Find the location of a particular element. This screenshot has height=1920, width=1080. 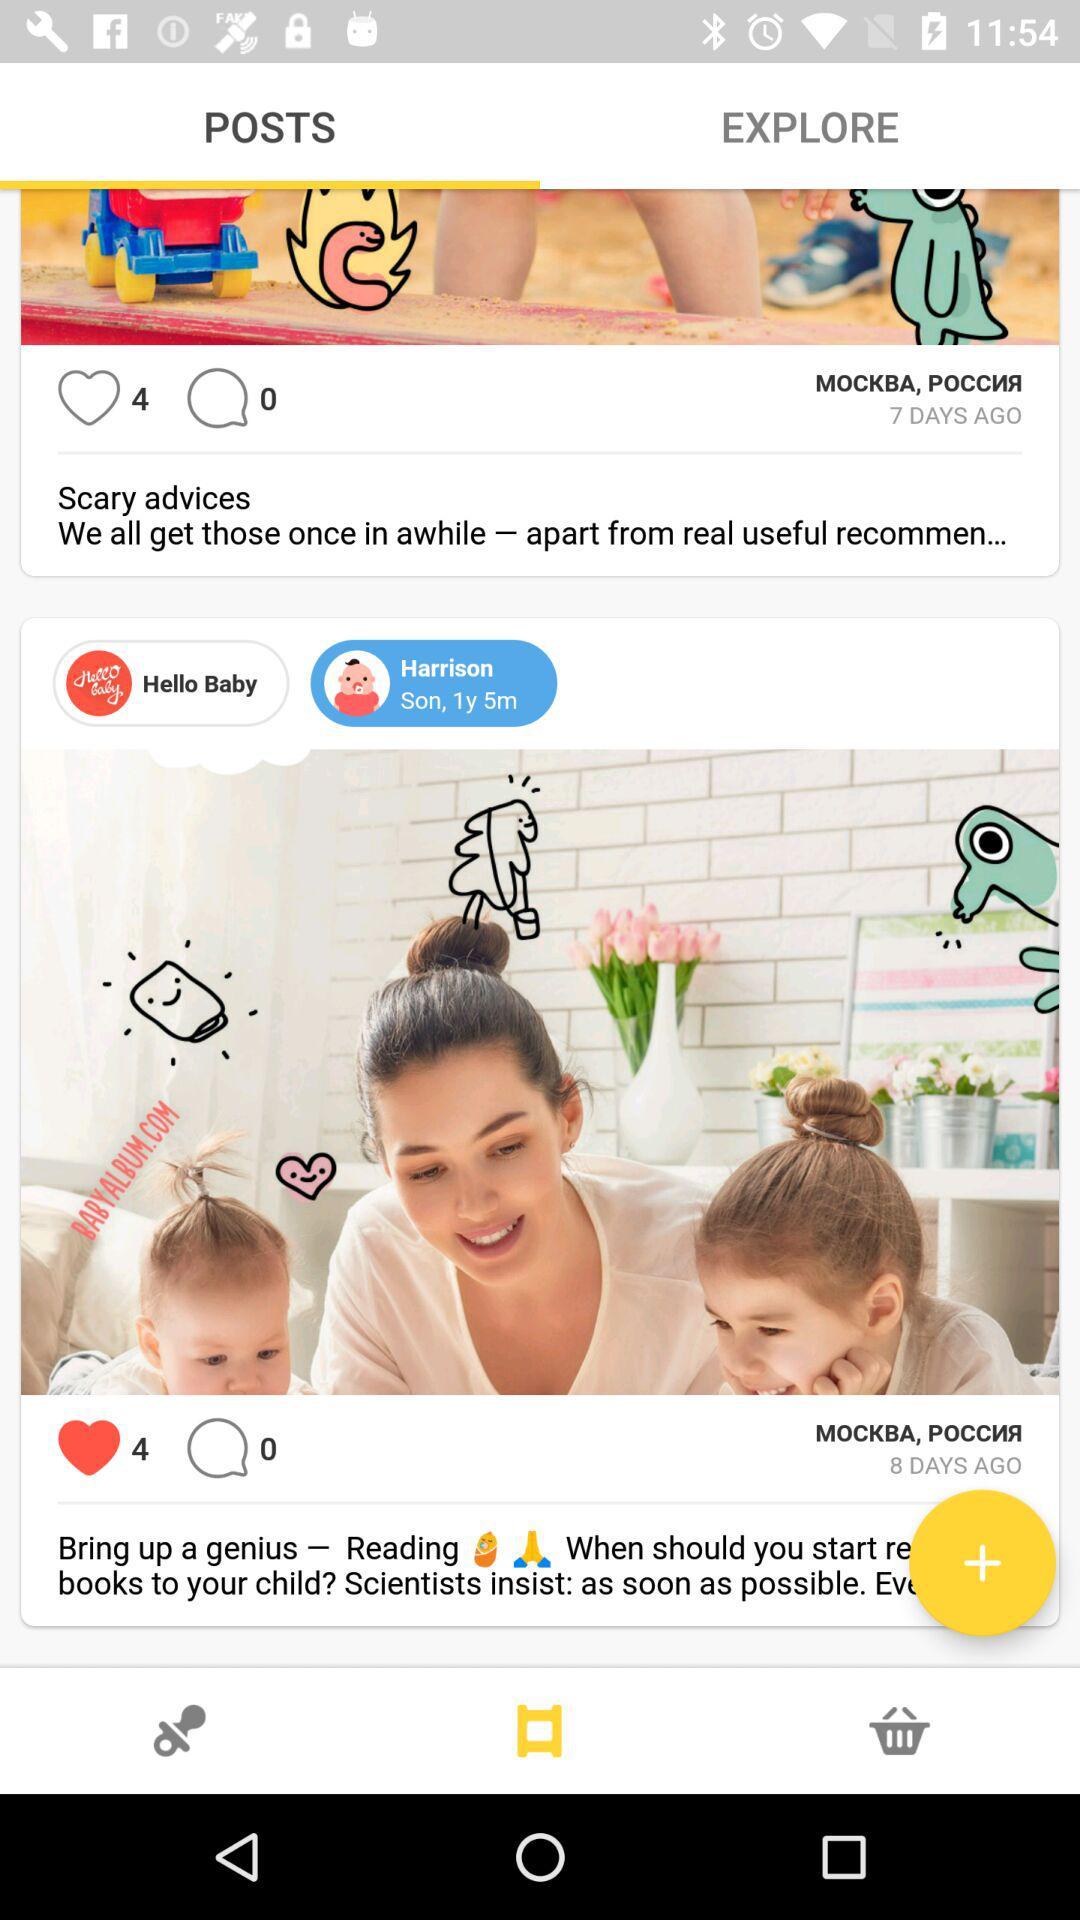

like button is located at coordinates (88, 1448).